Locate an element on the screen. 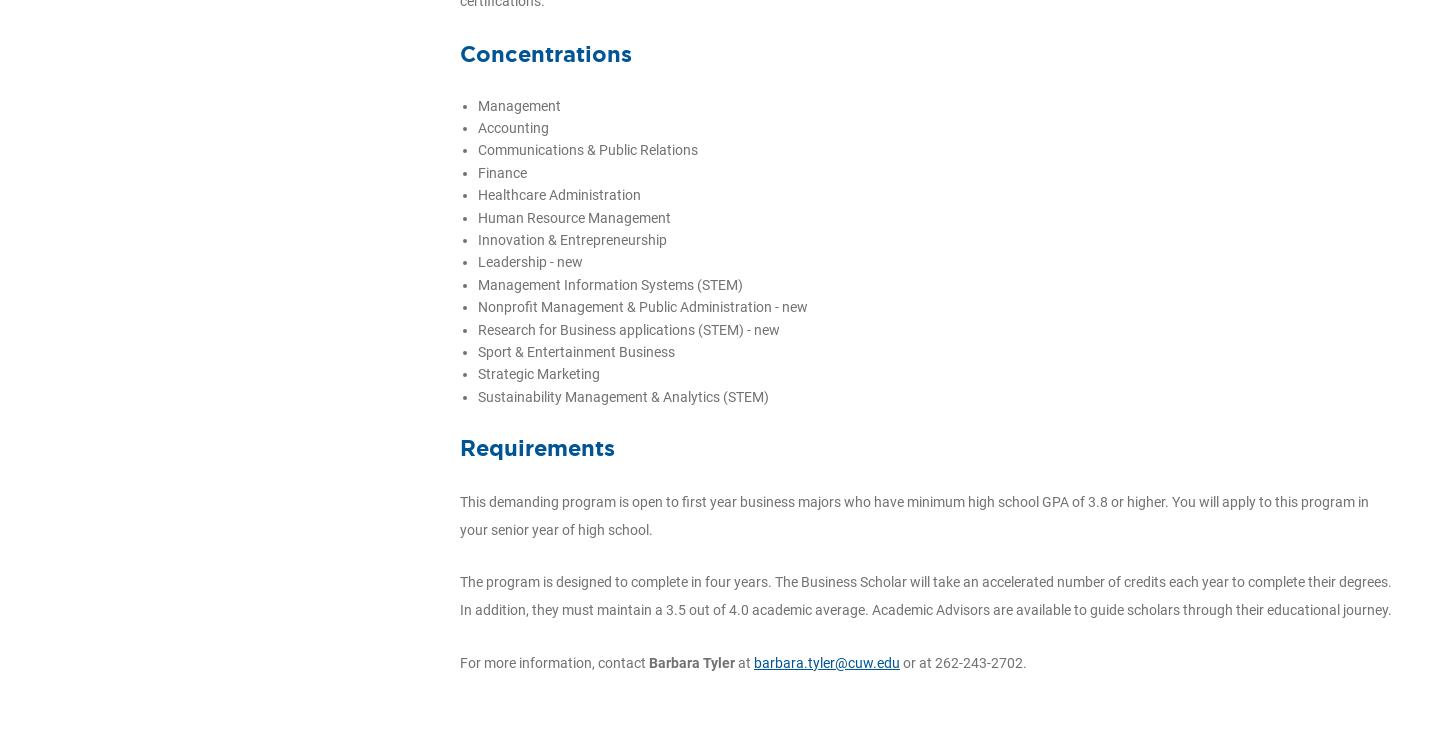 The width and height of the screenshot is (1450, 731). 'Innovation & Entrepreneurship' is located at coordinates (573, 239).